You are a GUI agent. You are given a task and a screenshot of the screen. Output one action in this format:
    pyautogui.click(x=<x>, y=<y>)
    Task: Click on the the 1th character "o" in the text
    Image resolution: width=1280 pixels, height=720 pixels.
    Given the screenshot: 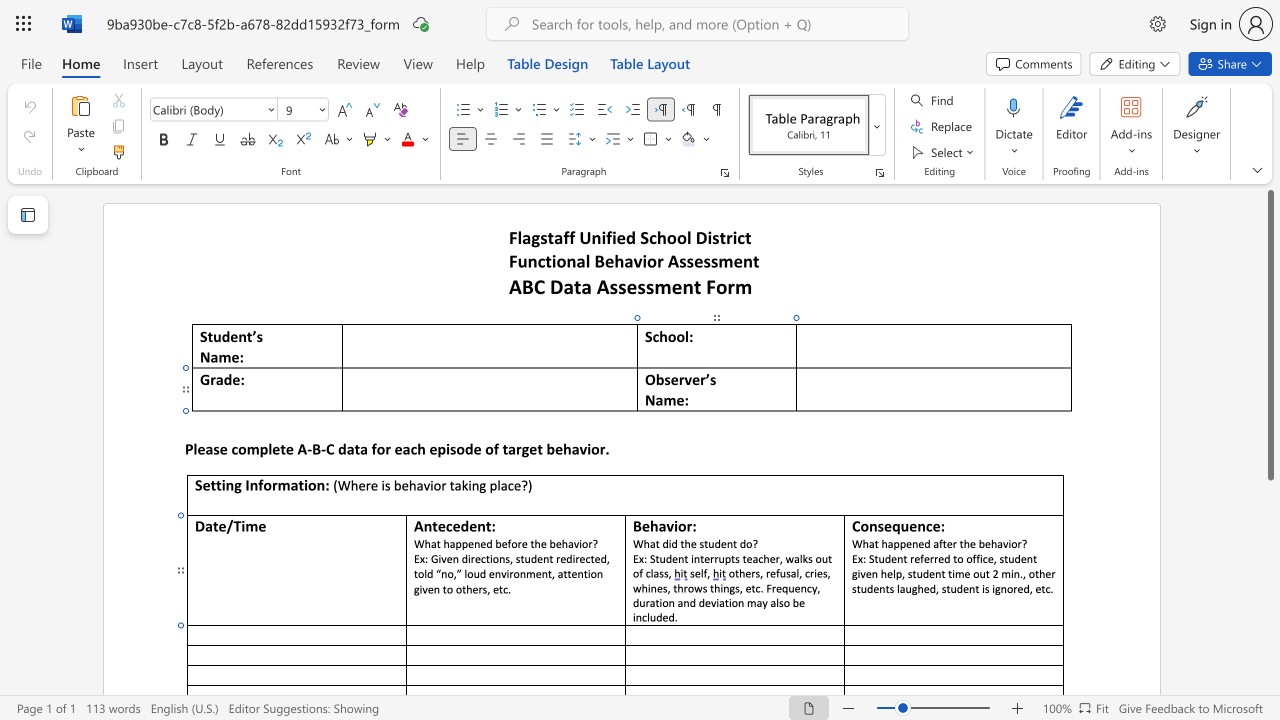 What is the action you would take?
    pyautogui.click(x=748, y=543)
    